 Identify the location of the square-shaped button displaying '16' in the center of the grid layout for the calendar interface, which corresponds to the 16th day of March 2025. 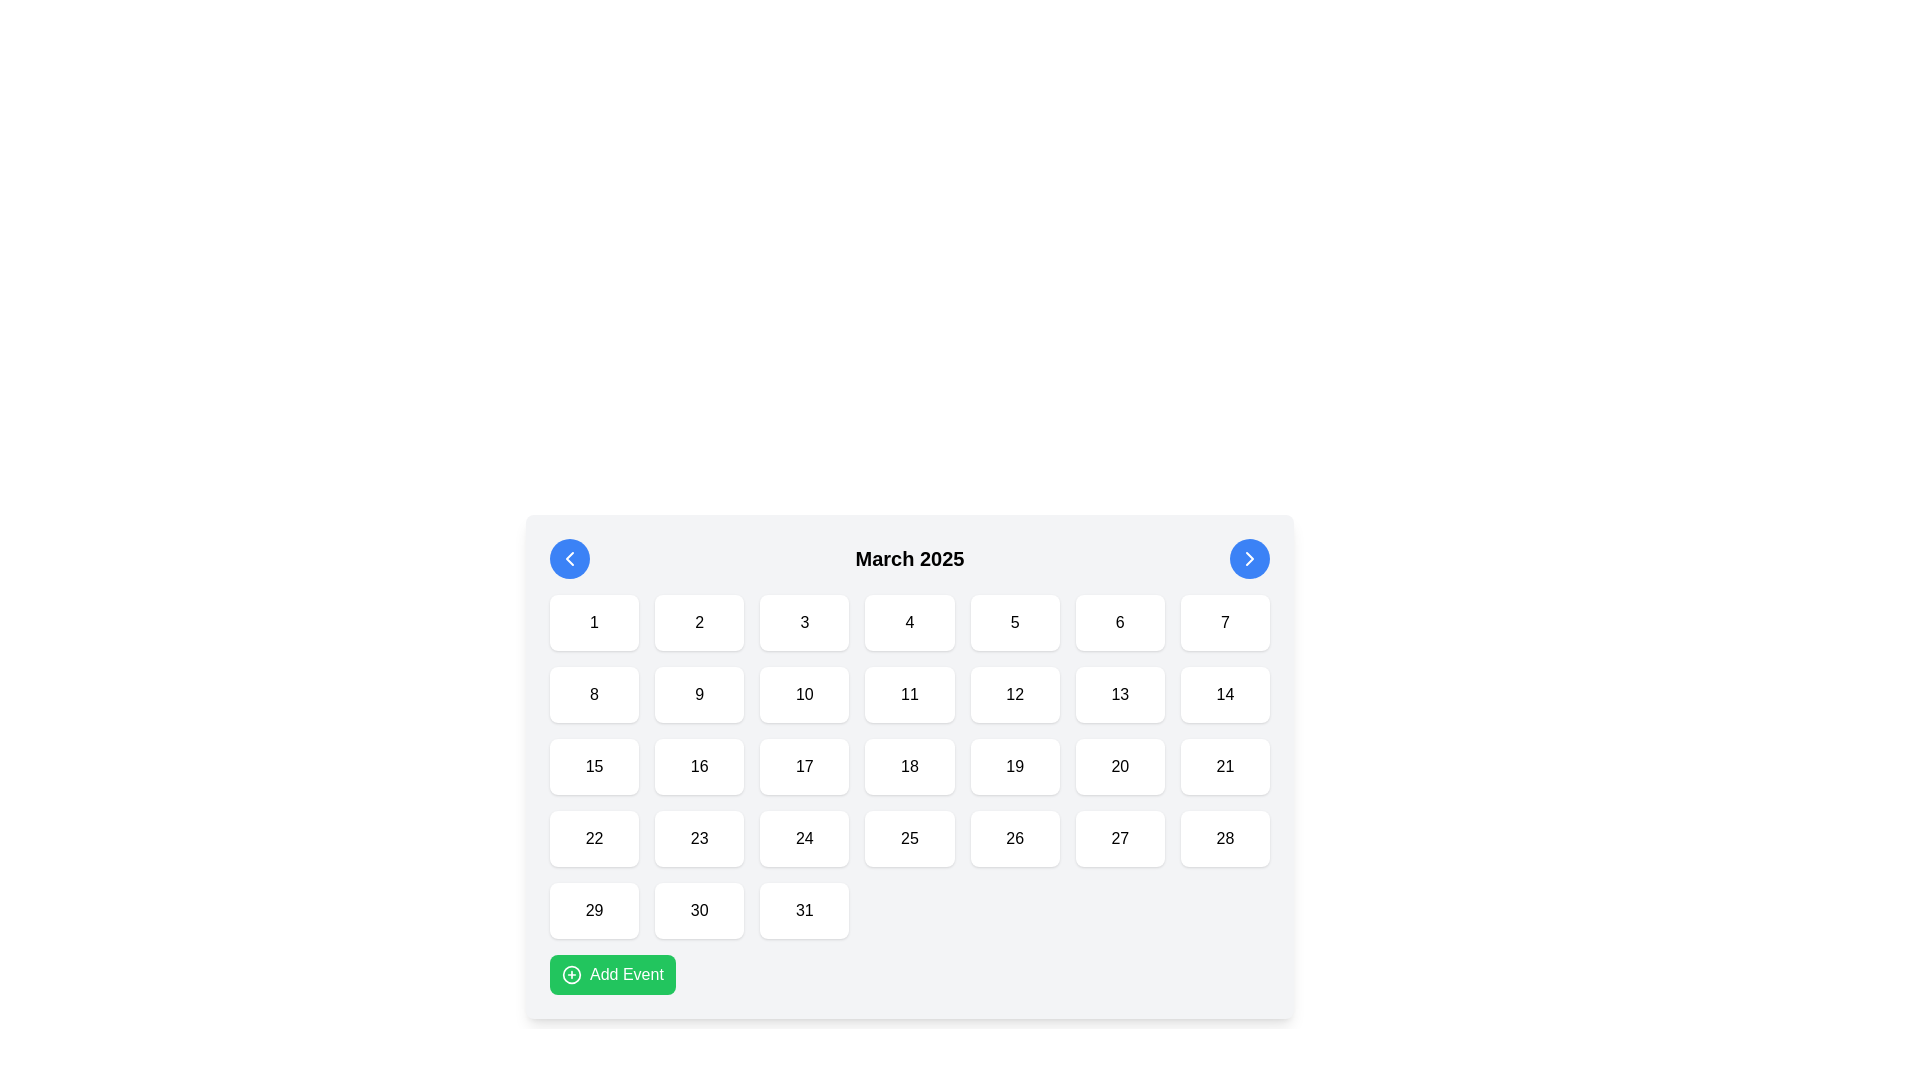
(699, 766).